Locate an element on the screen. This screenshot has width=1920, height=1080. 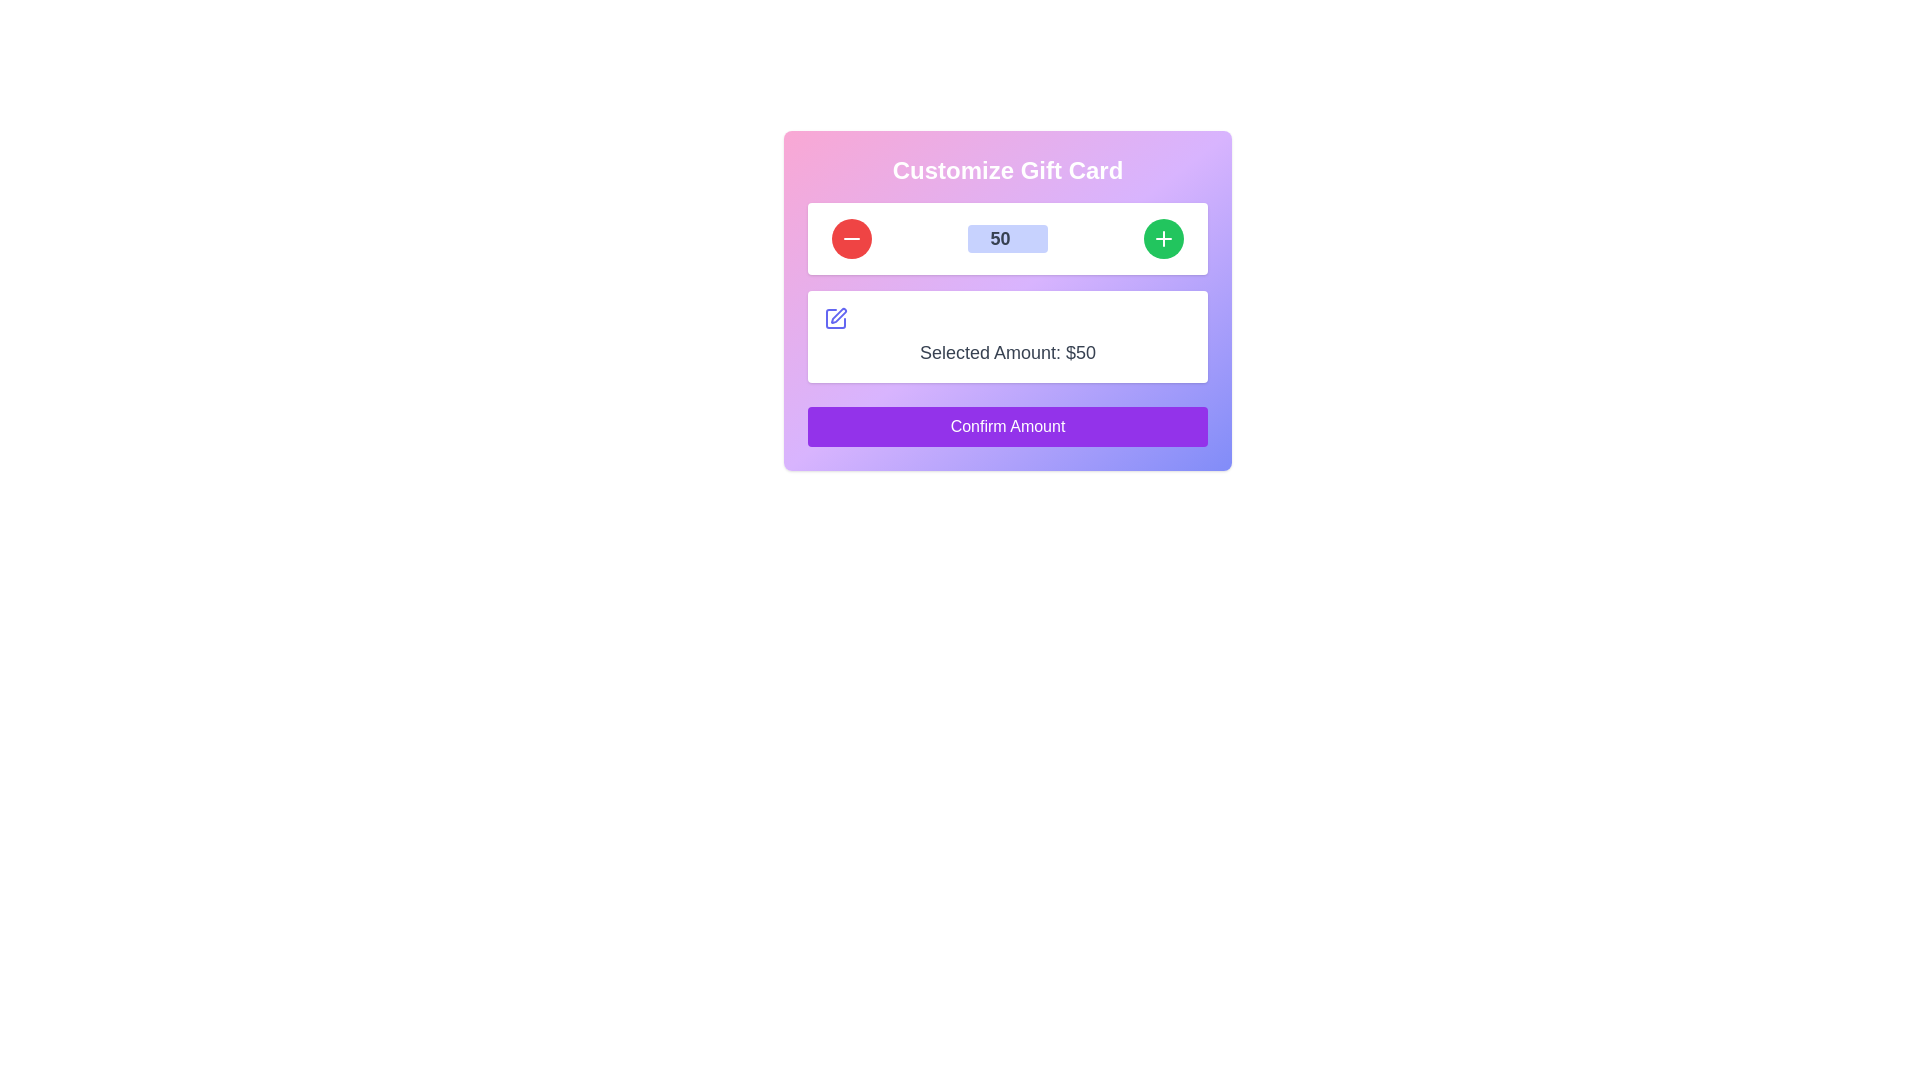
the circular red decrement button with a white minus icon located in the 'Customize Gift Card' section to decrement the value is located at coordinates (851, 238).